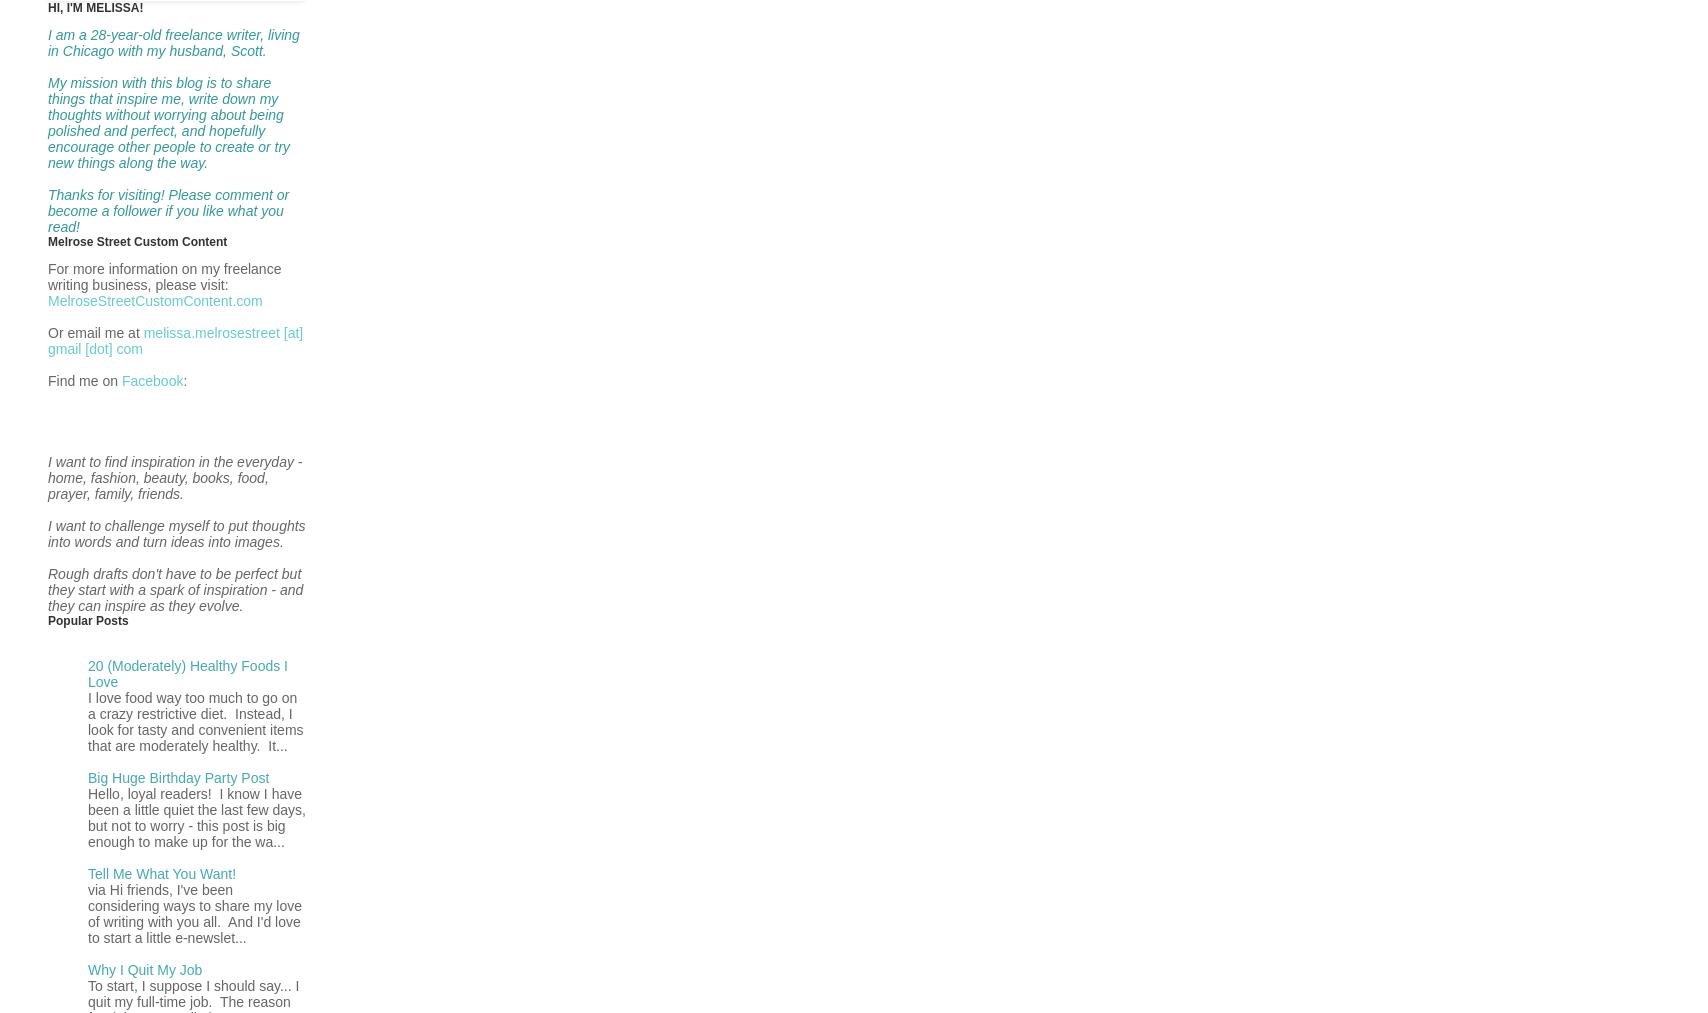 This screenshot has height=1013, width=1708. What do you see at coordinates (152, 379) in the screenshot?
I see `'Facebook'` at bounding box center [152, 379].